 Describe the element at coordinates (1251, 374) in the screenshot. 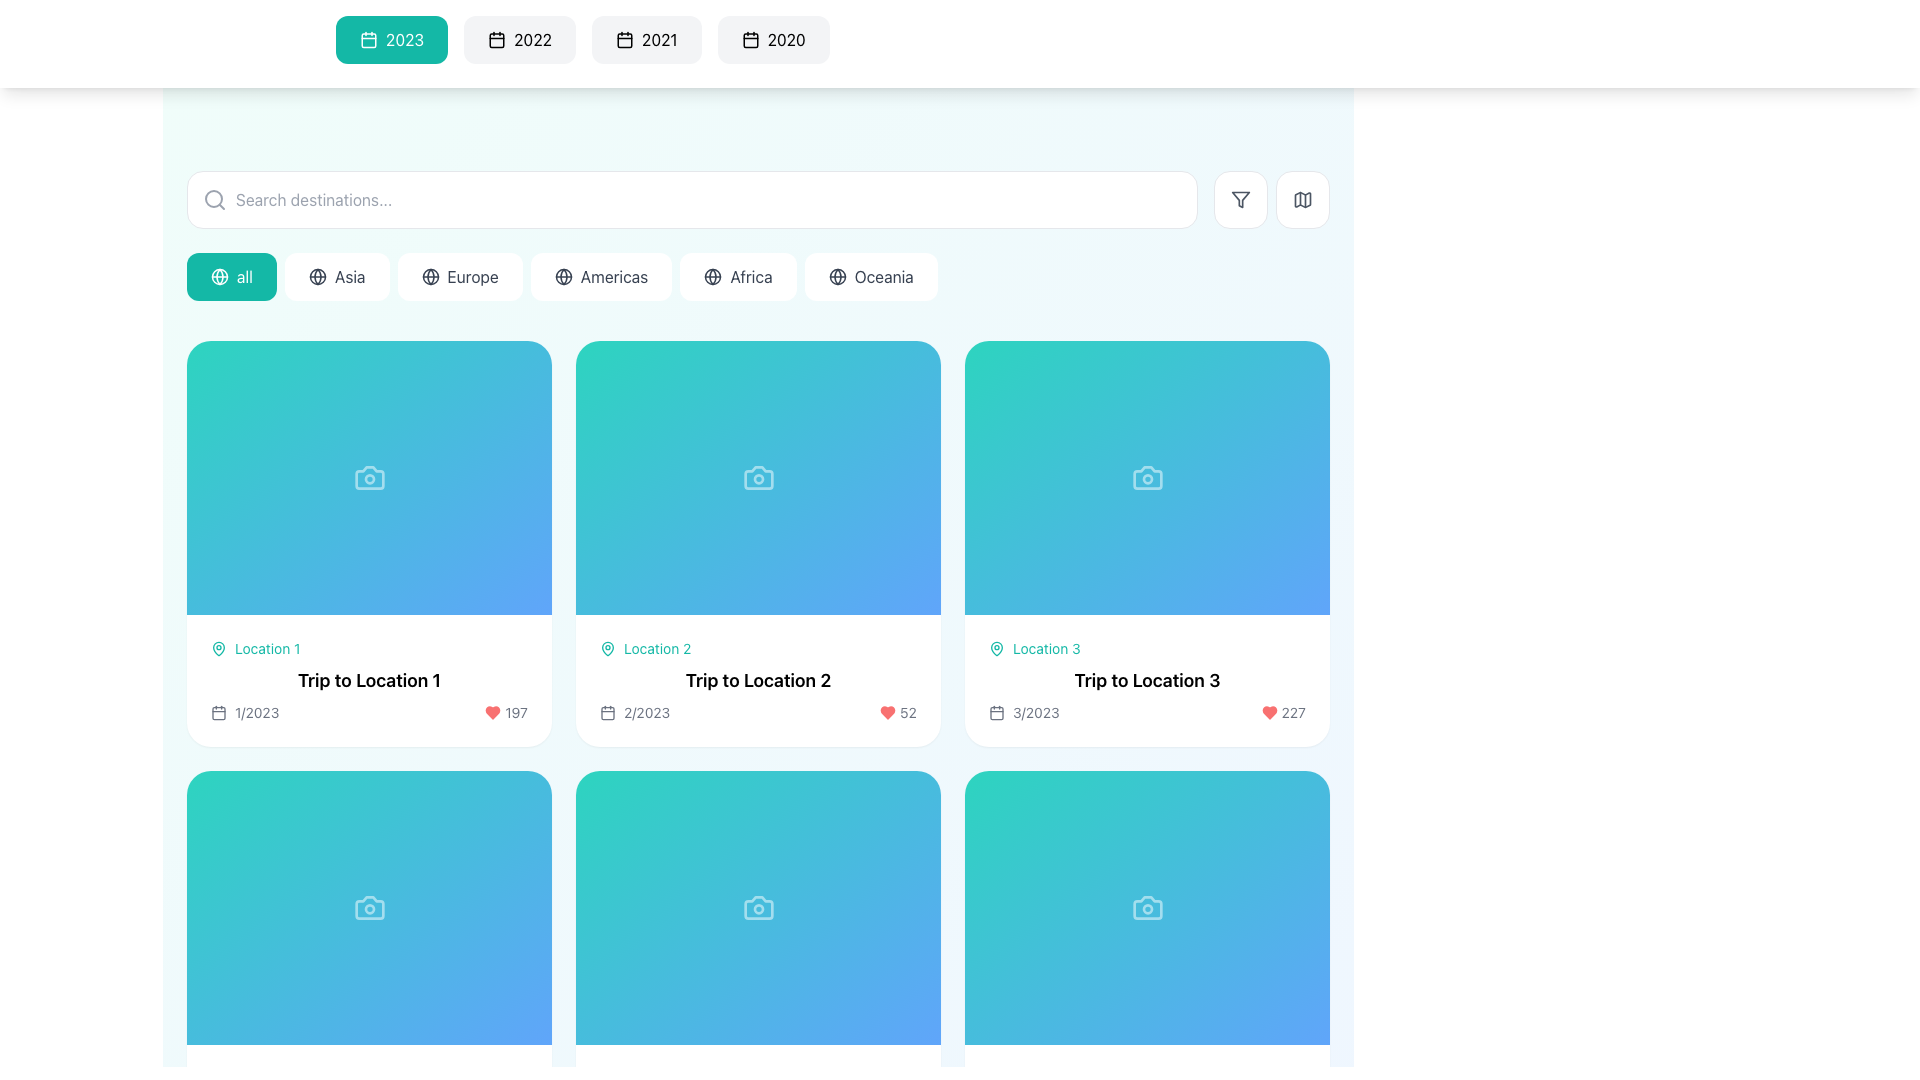

I see `the 'favorite' button in the top-right corner of the 'Trip` at that location.